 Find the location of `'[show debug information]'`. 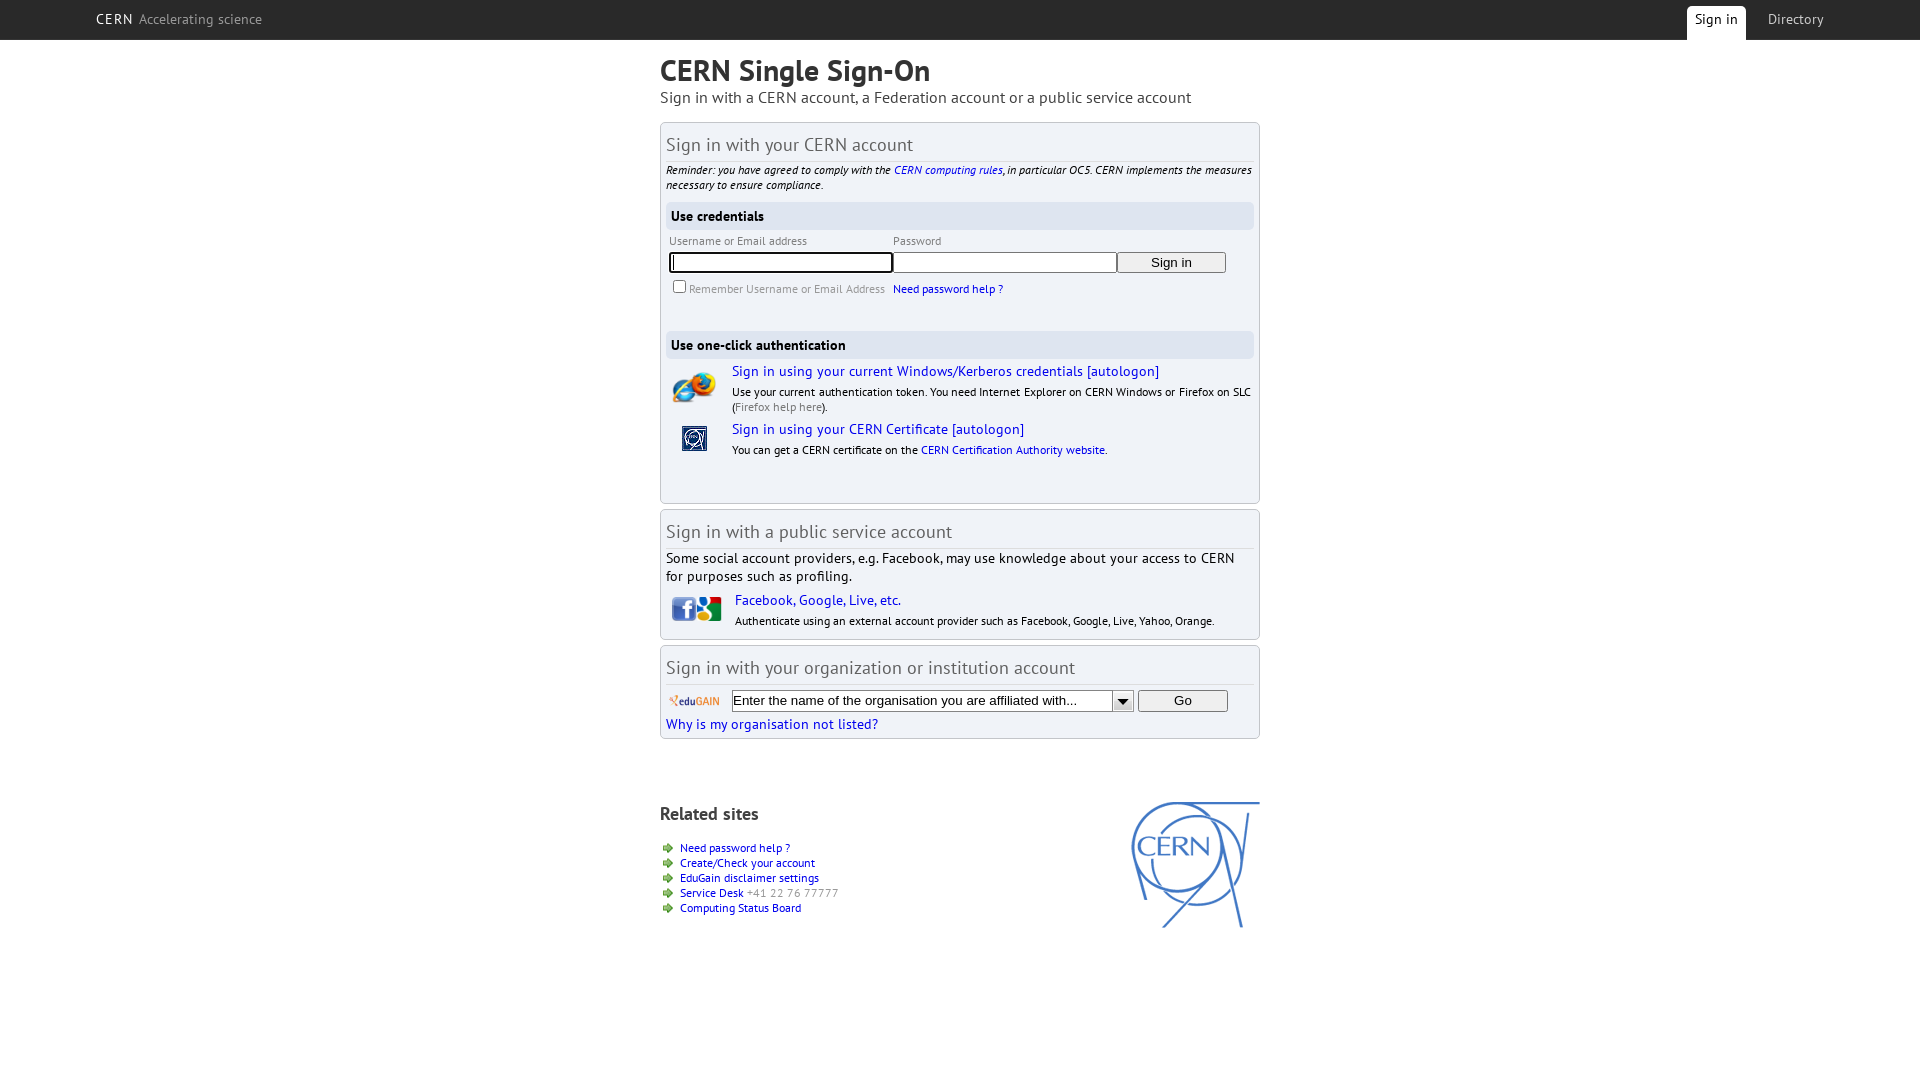

'[show debug information]' is located at coordinates (724, 746).